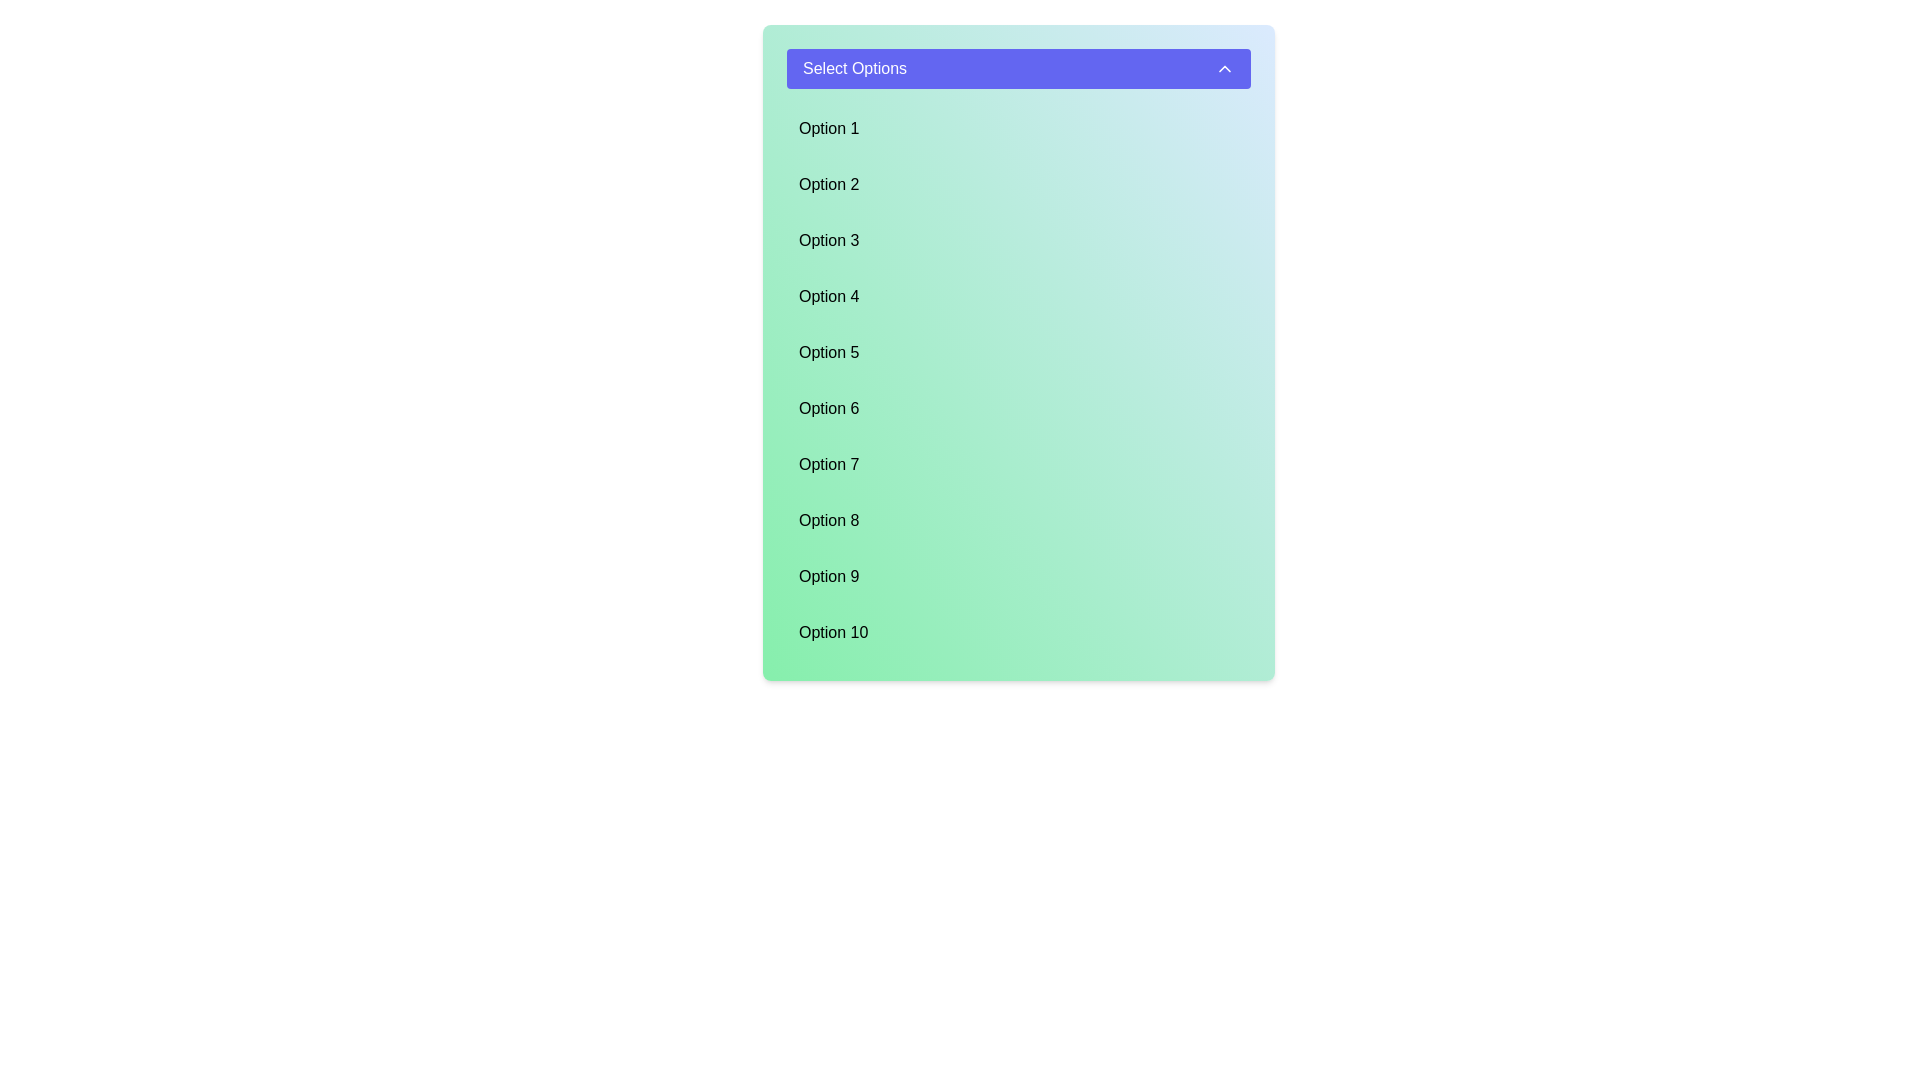 The height and width of the screenshot is (1080, 1920). Describe the element at coordinates (829, 577) in the screenshot. I see `the text item labeled 'Option 9' which is displayed in black font on a light green background, located near the bottom of a vertical list of options` at that location.